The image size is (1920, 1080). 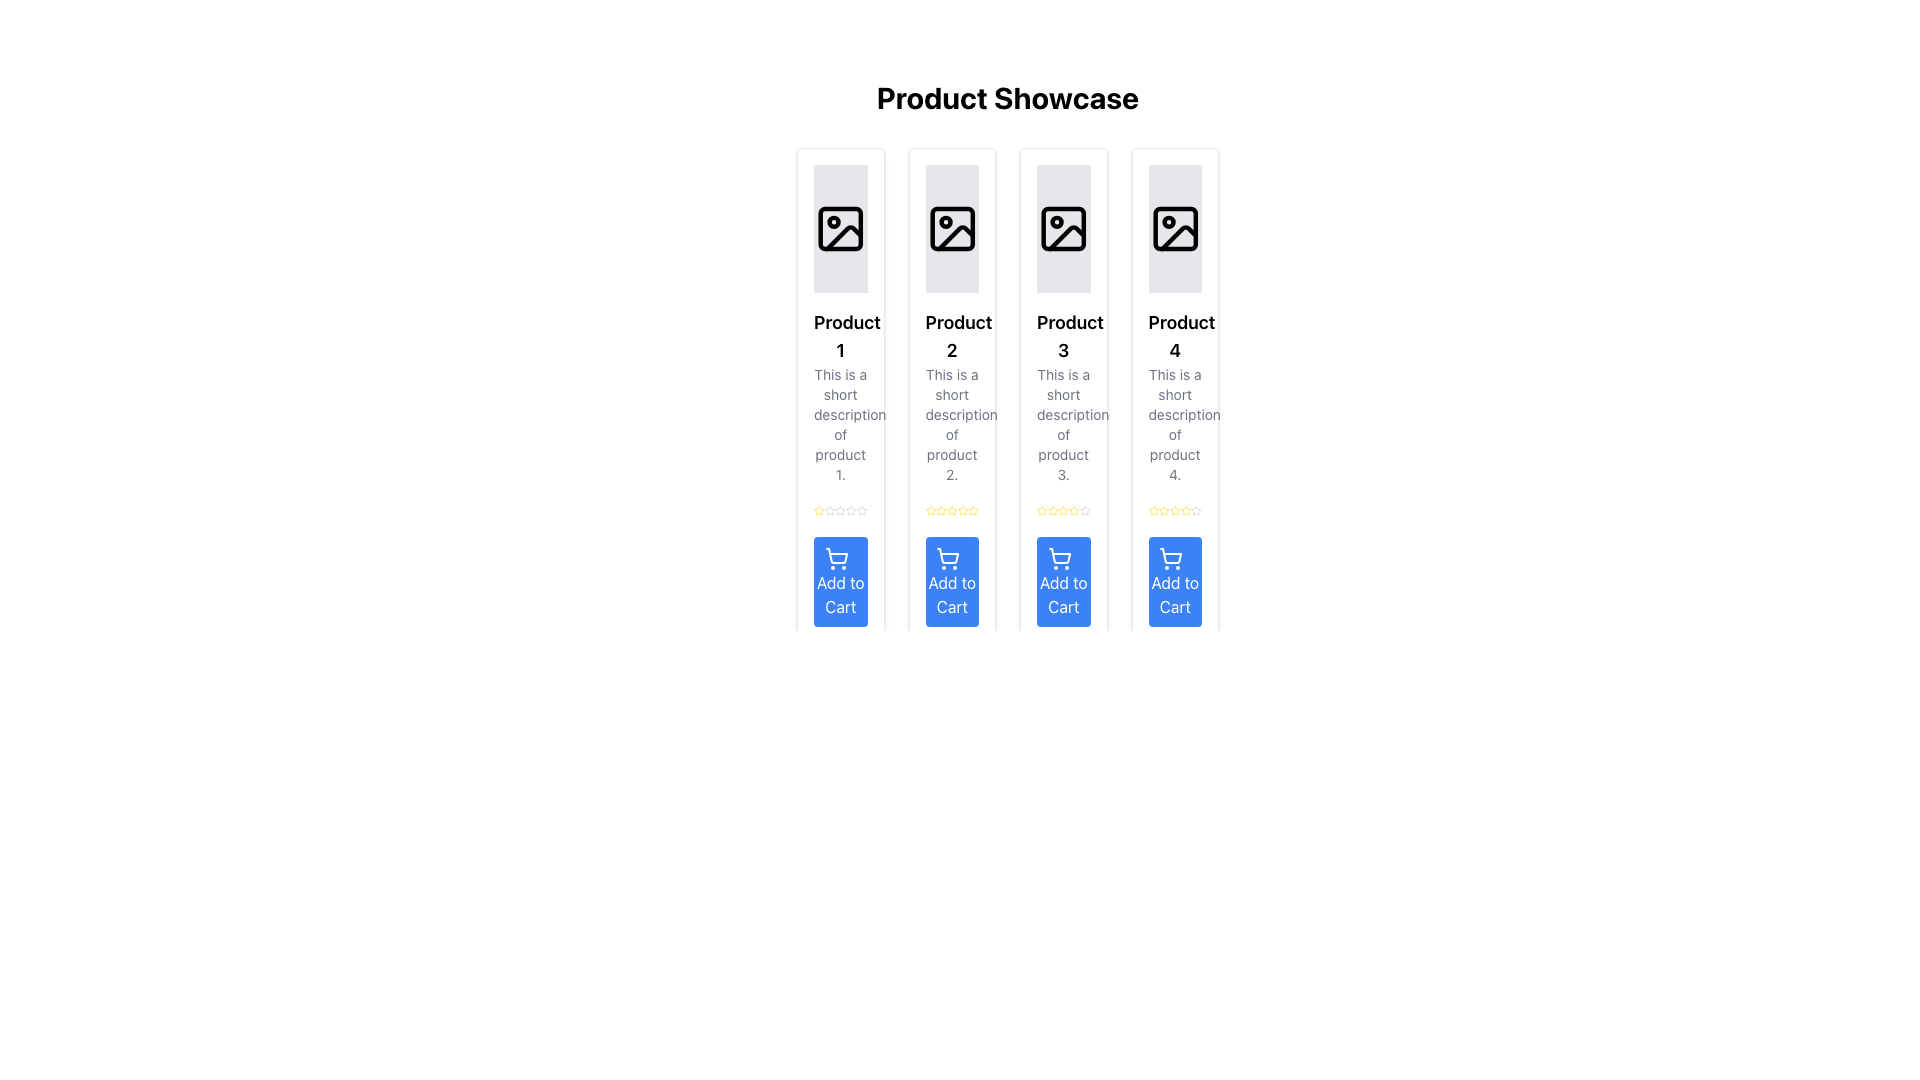 What do you see at coordinates (954, 237) in the screenshot?
I see `the vector graphic component located in the top left corner of the second product card` at bounding box center [954, 237].